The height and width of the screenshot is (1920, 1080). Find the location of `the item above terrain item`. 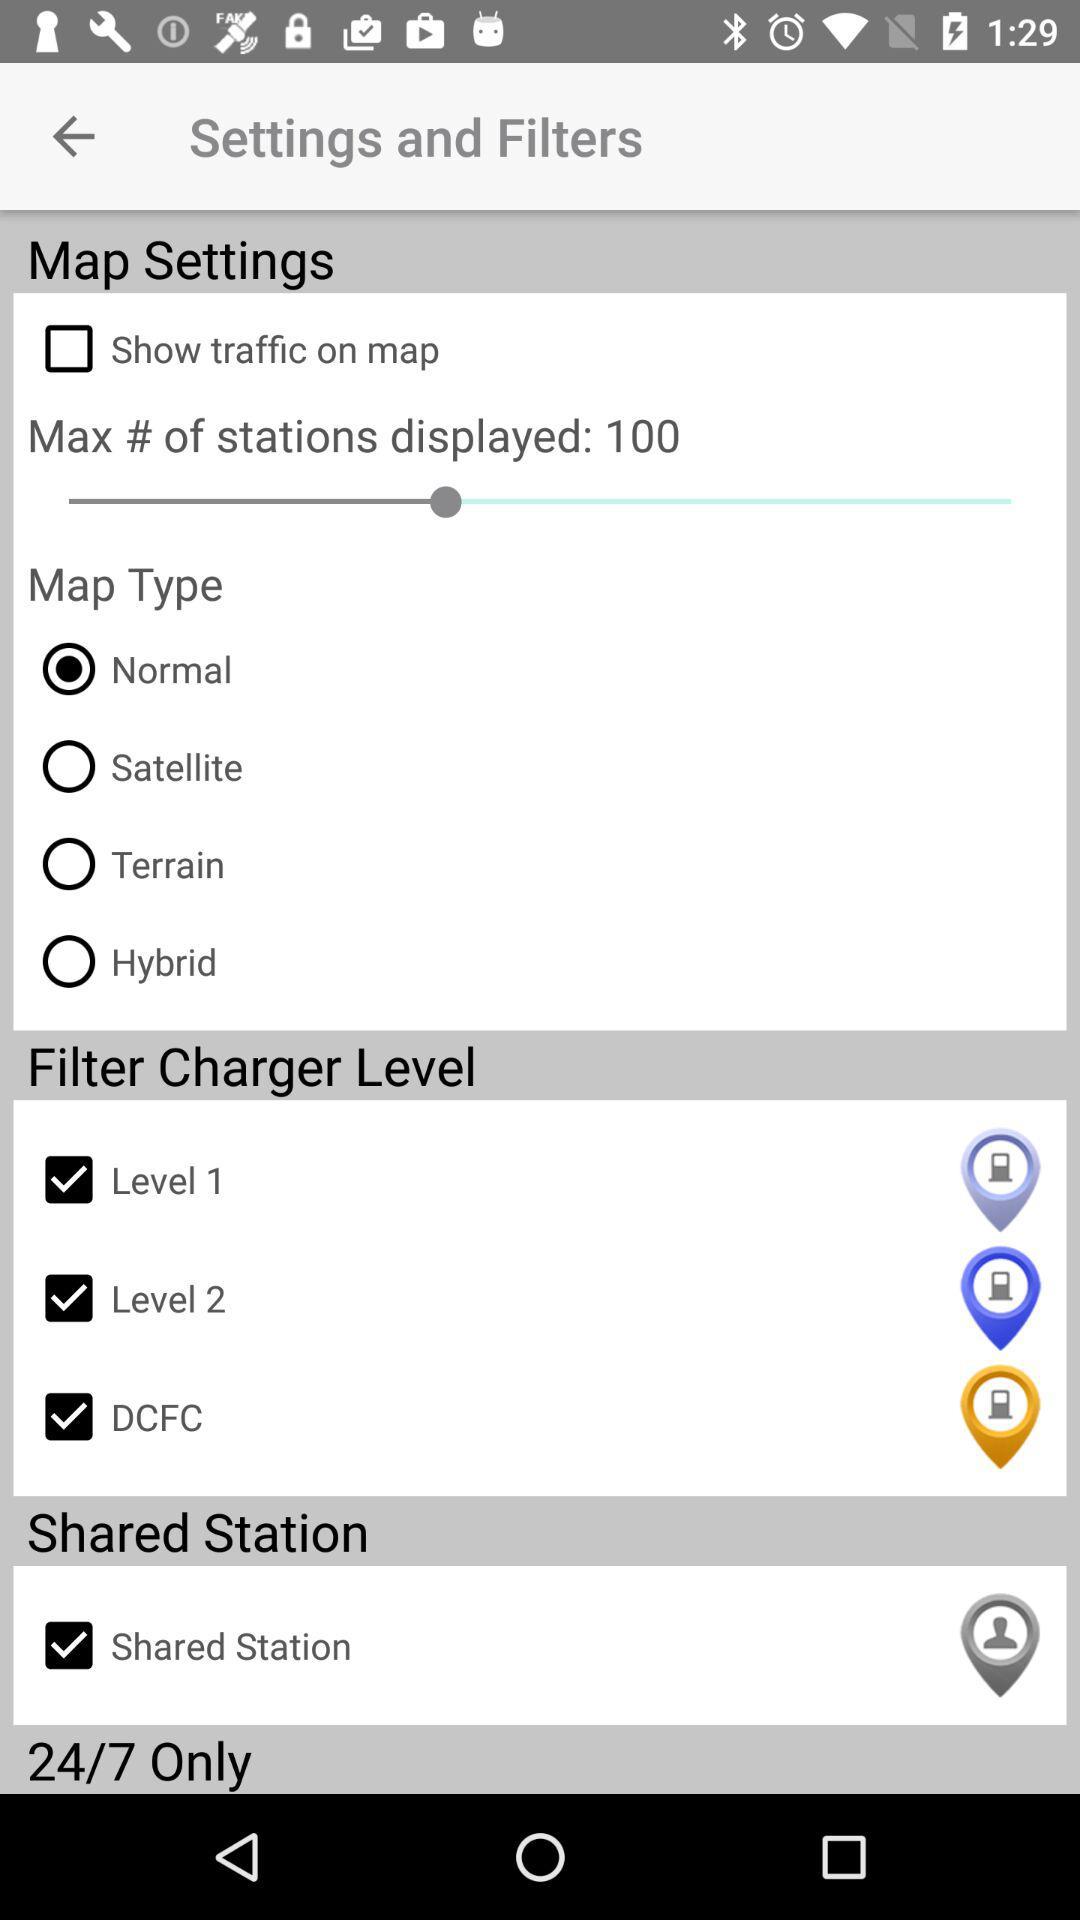

the item above terrain item is located at coordinates (135, 765).